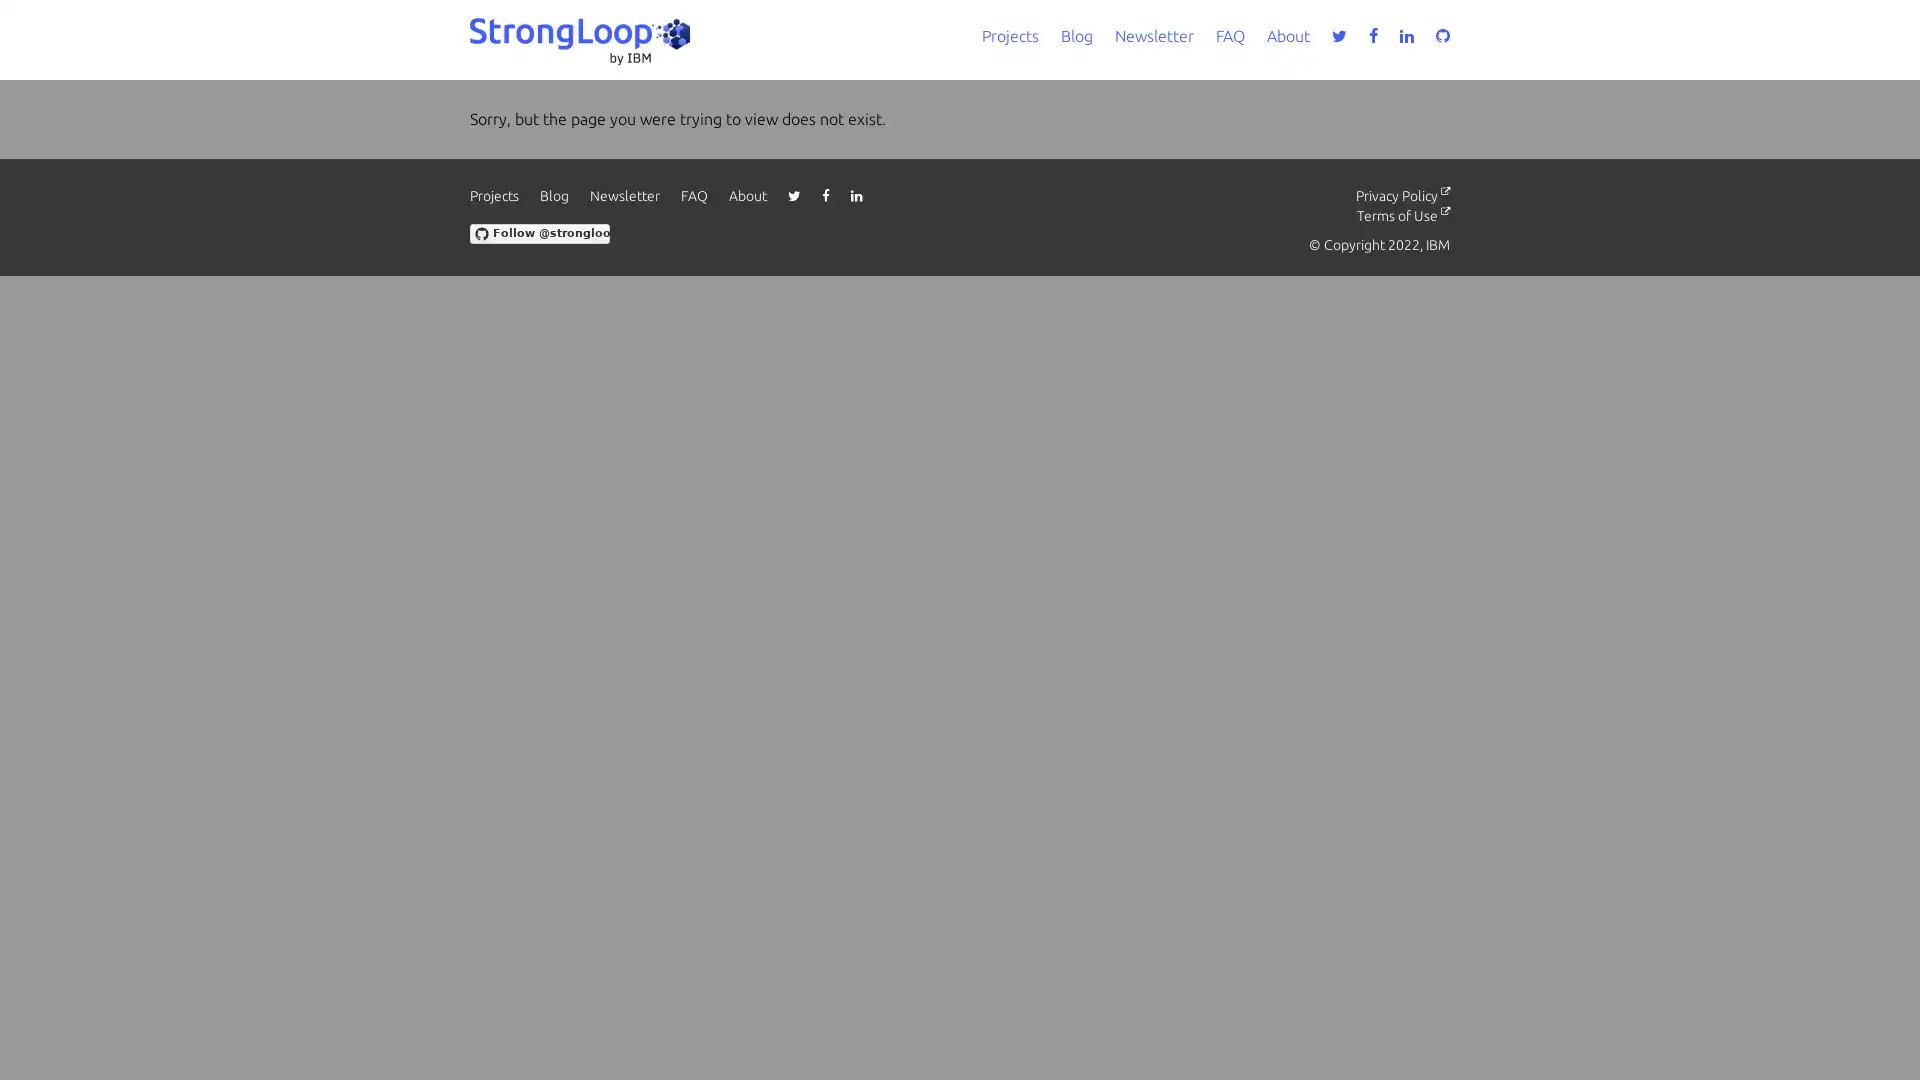  I want to click on close icon, so click(1904, 928).